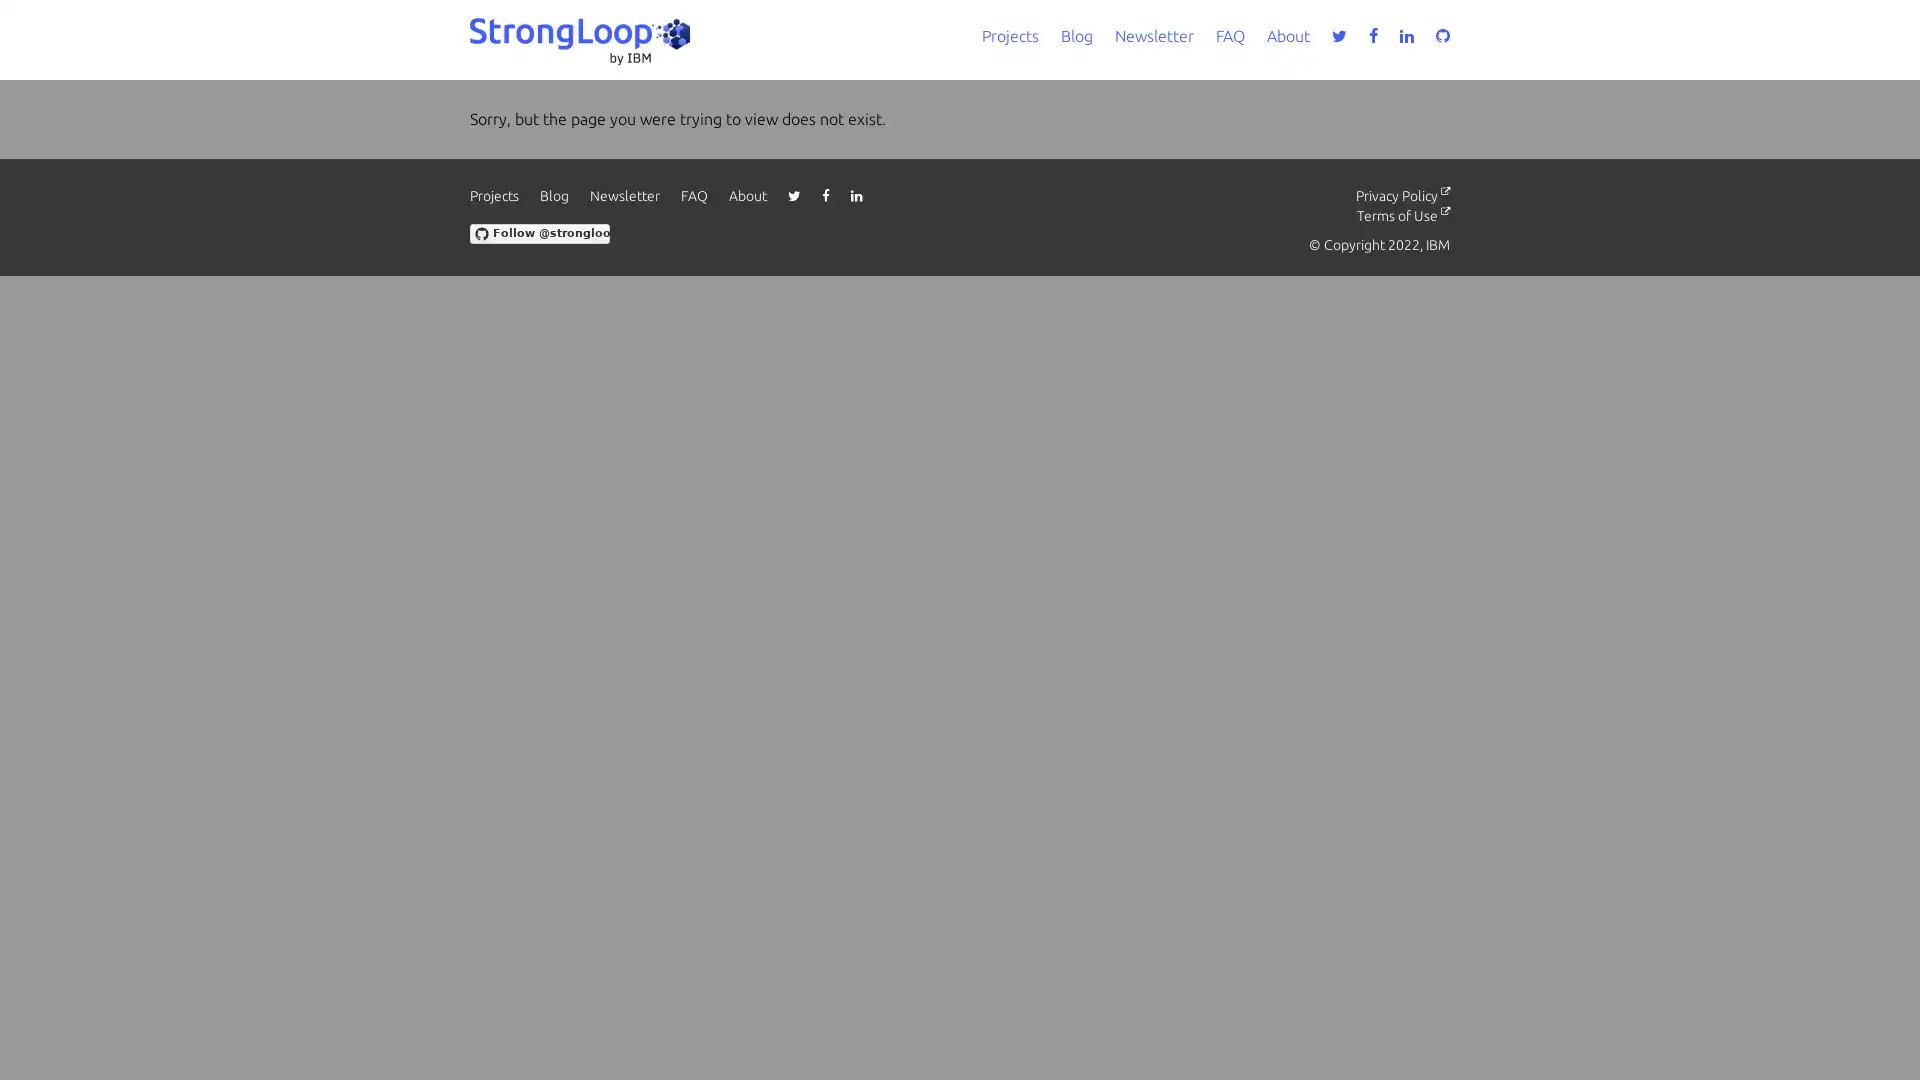  I want to click on close icon, so click(1904, 928).